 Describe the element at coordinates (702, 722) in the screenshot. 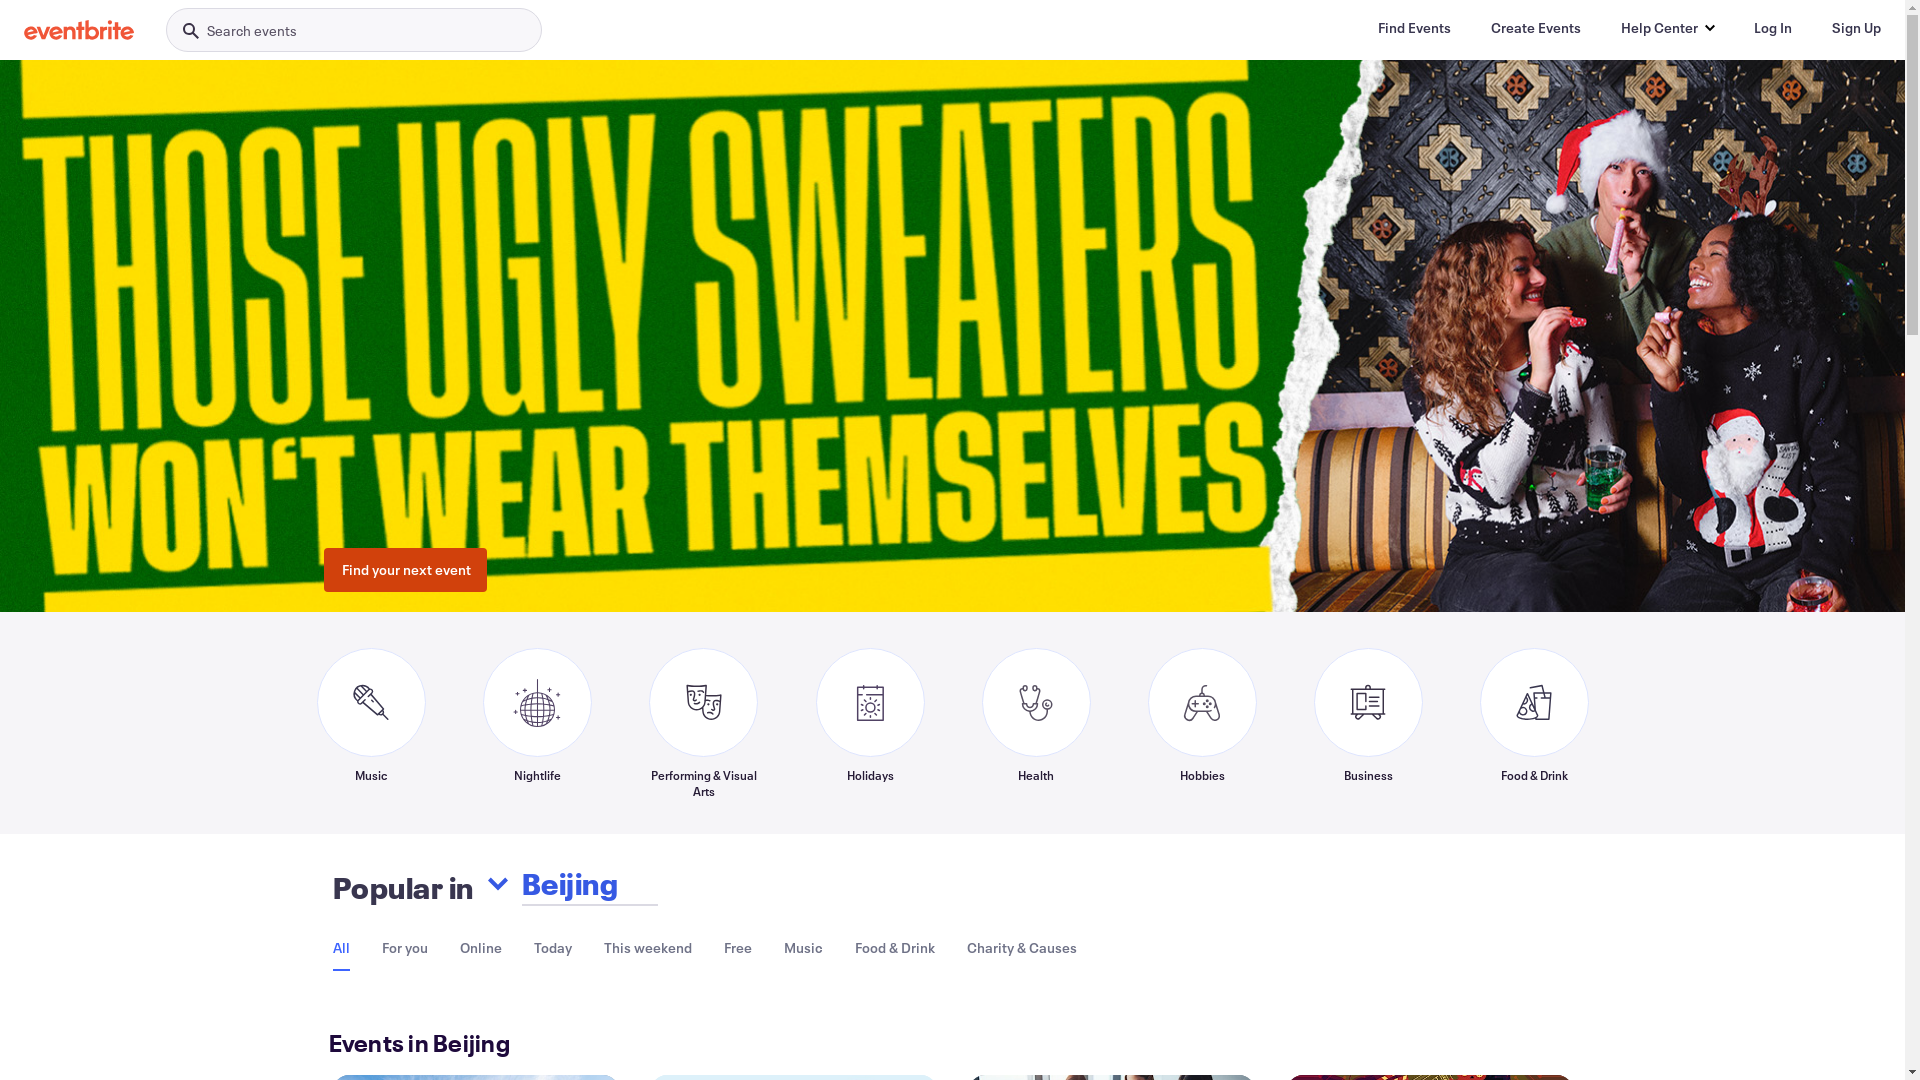

I see `'Performing & Visual Arts'` at that location.